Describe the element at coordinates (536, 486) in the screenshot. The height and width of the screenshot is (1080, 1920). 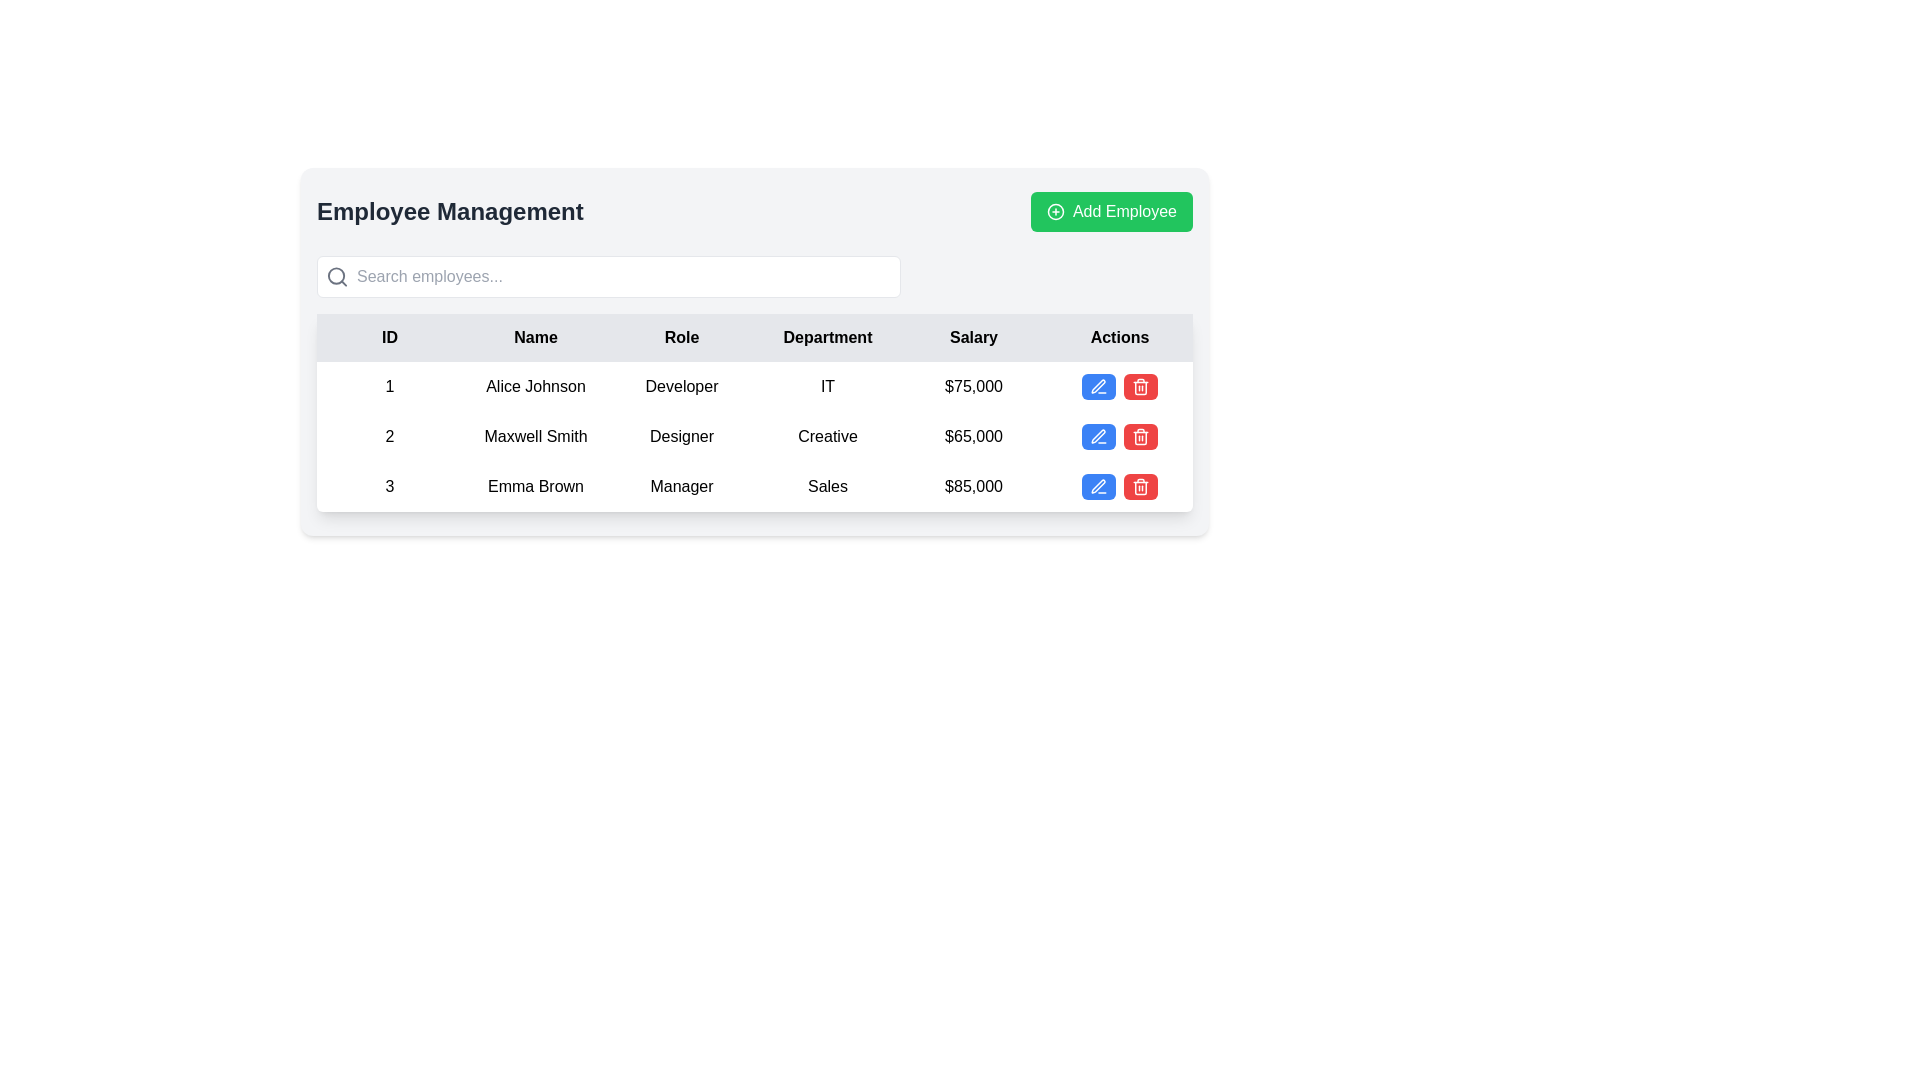
I see `the non-interactive text label displaying the employee's name in the second column of the third row in the table under the header 'Name.'` at that location.